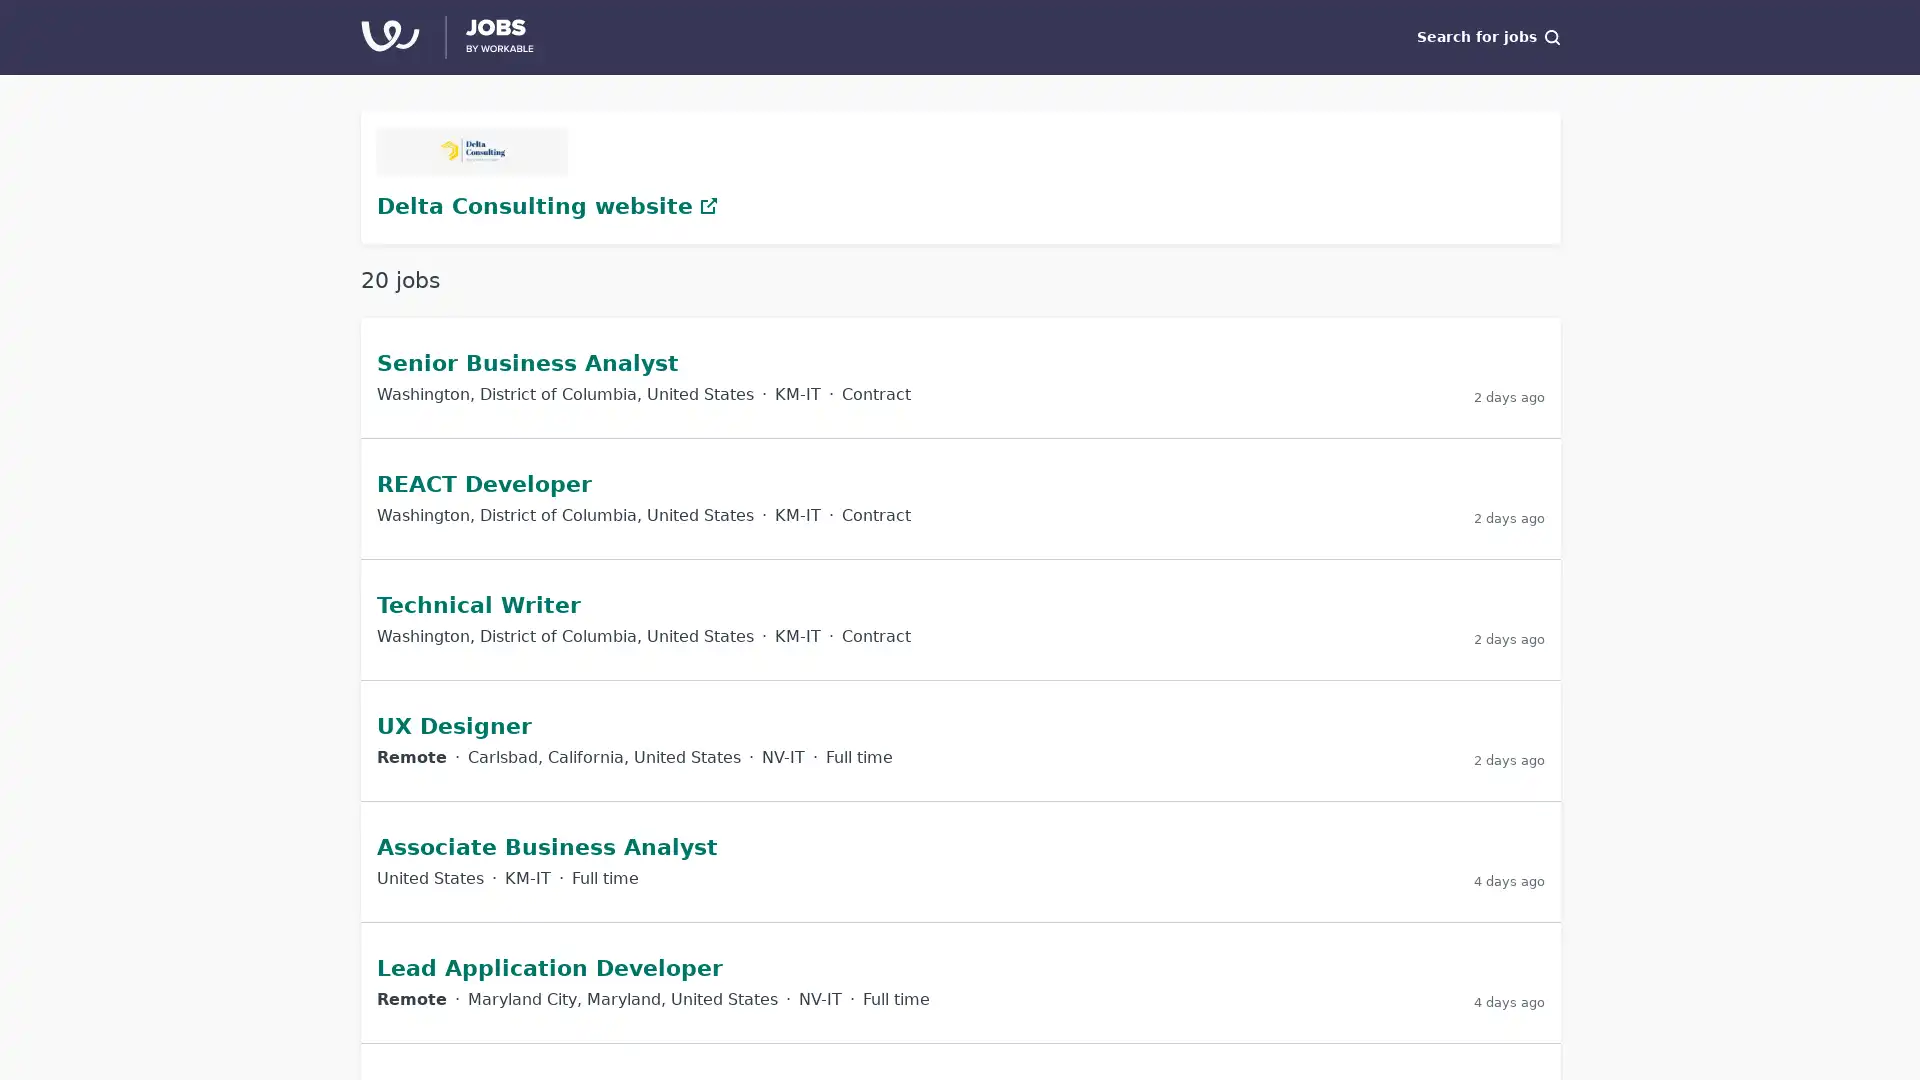 Image resolution: width=1920 pixels, height=1080 pixels. What do you see at coordinates (960, 740) in the screenshot?
I see `UX Designer at Delta Consulting` at bounding box center [960, 740].